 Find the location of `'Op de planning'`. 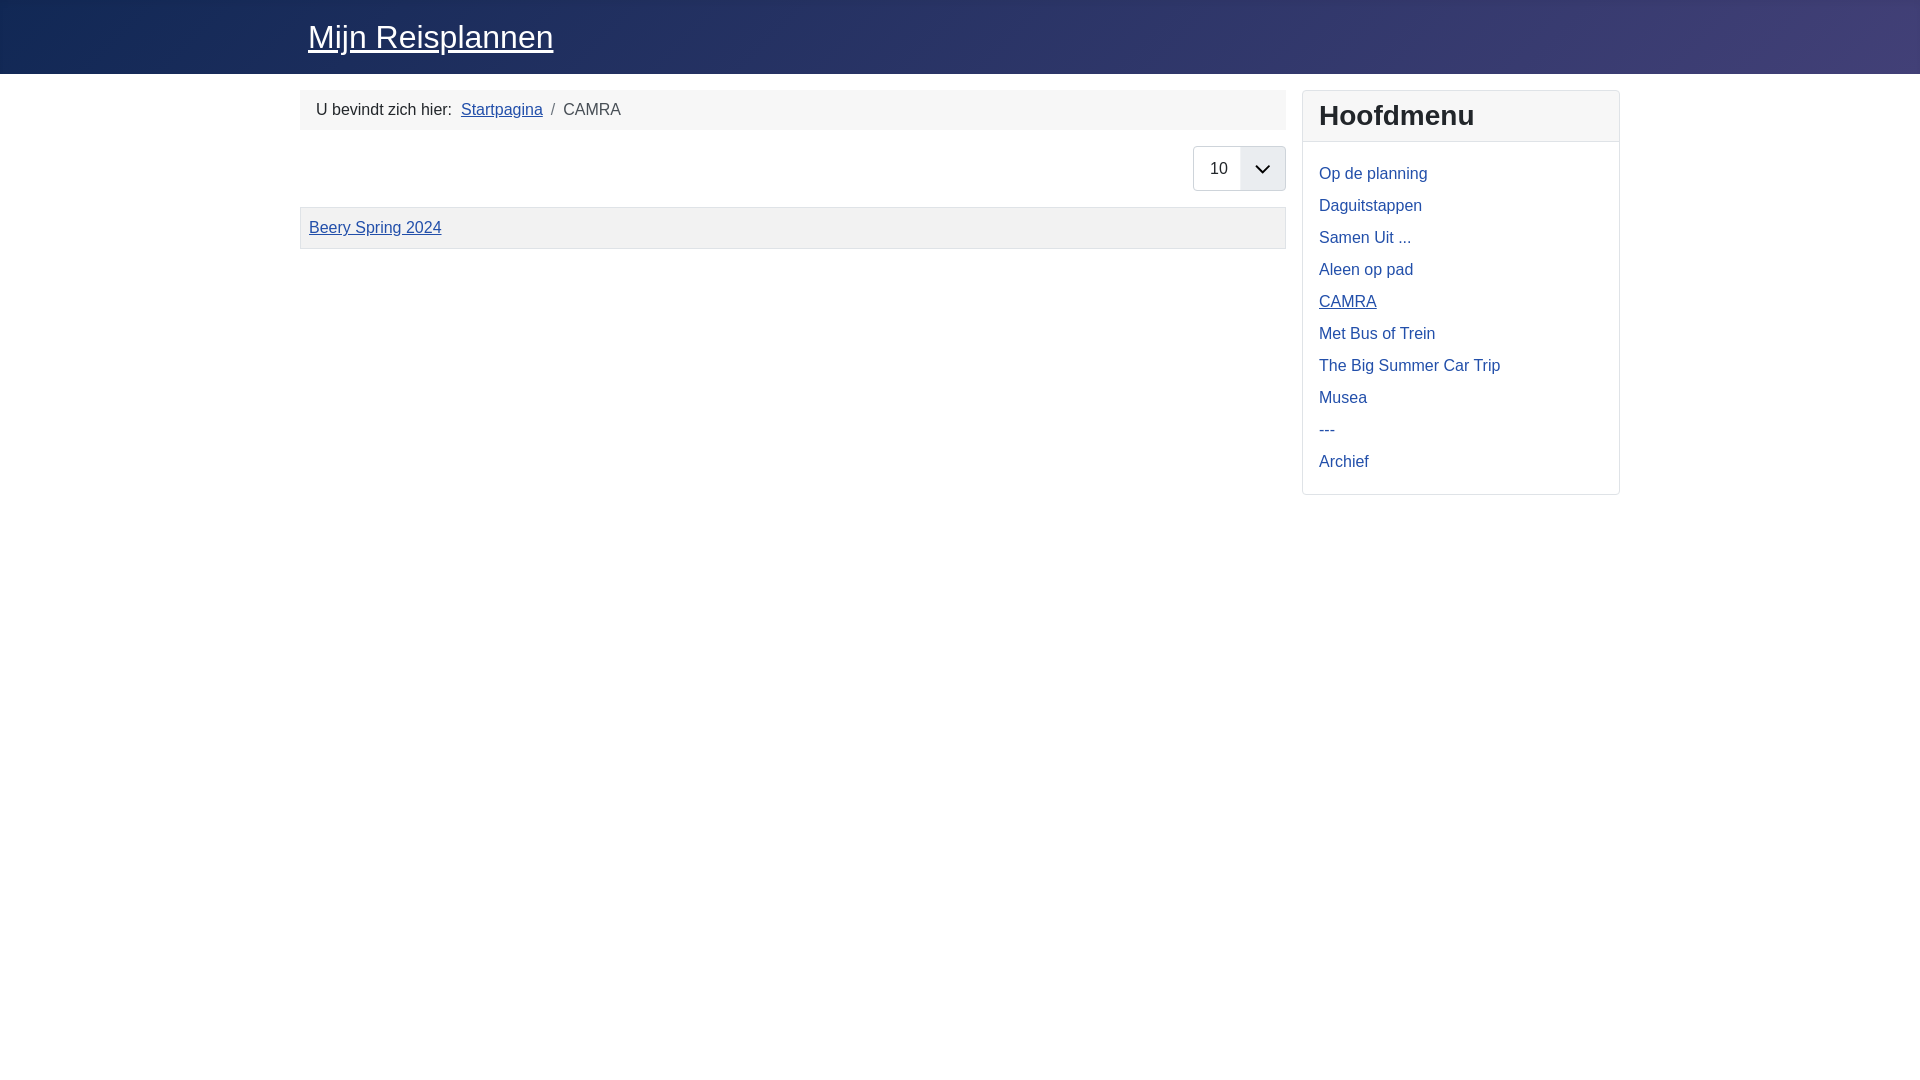

'Op de planning' is located at coordinates (1372, 172).